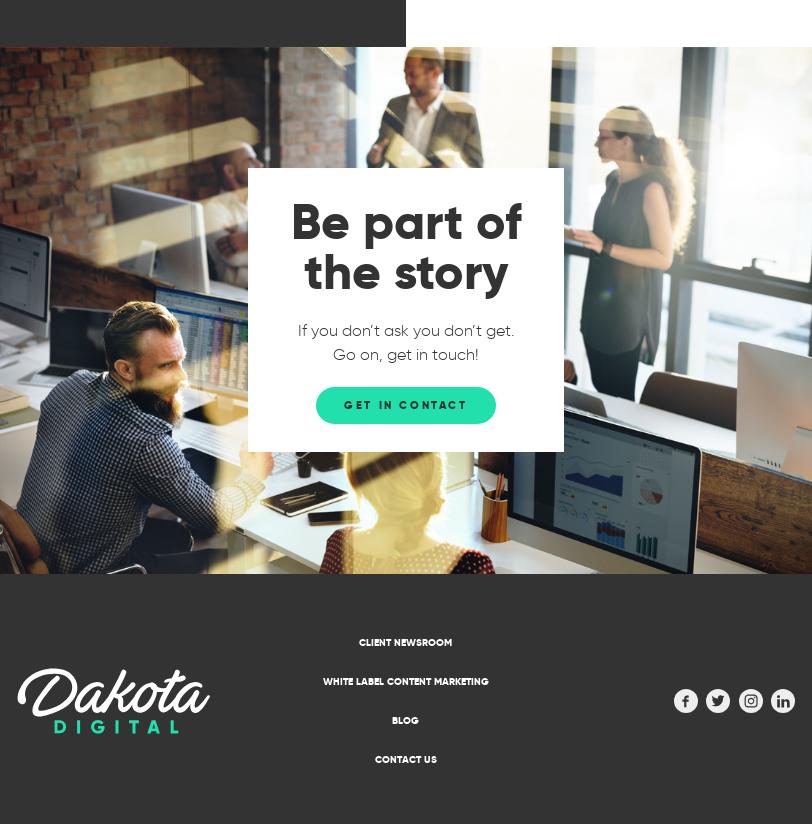  I want to click on 'Absolute media wizards! I have had so much media exposure it has been an amazing return on investment. Will be using for all my PR related stuff.', so click(618, 656).